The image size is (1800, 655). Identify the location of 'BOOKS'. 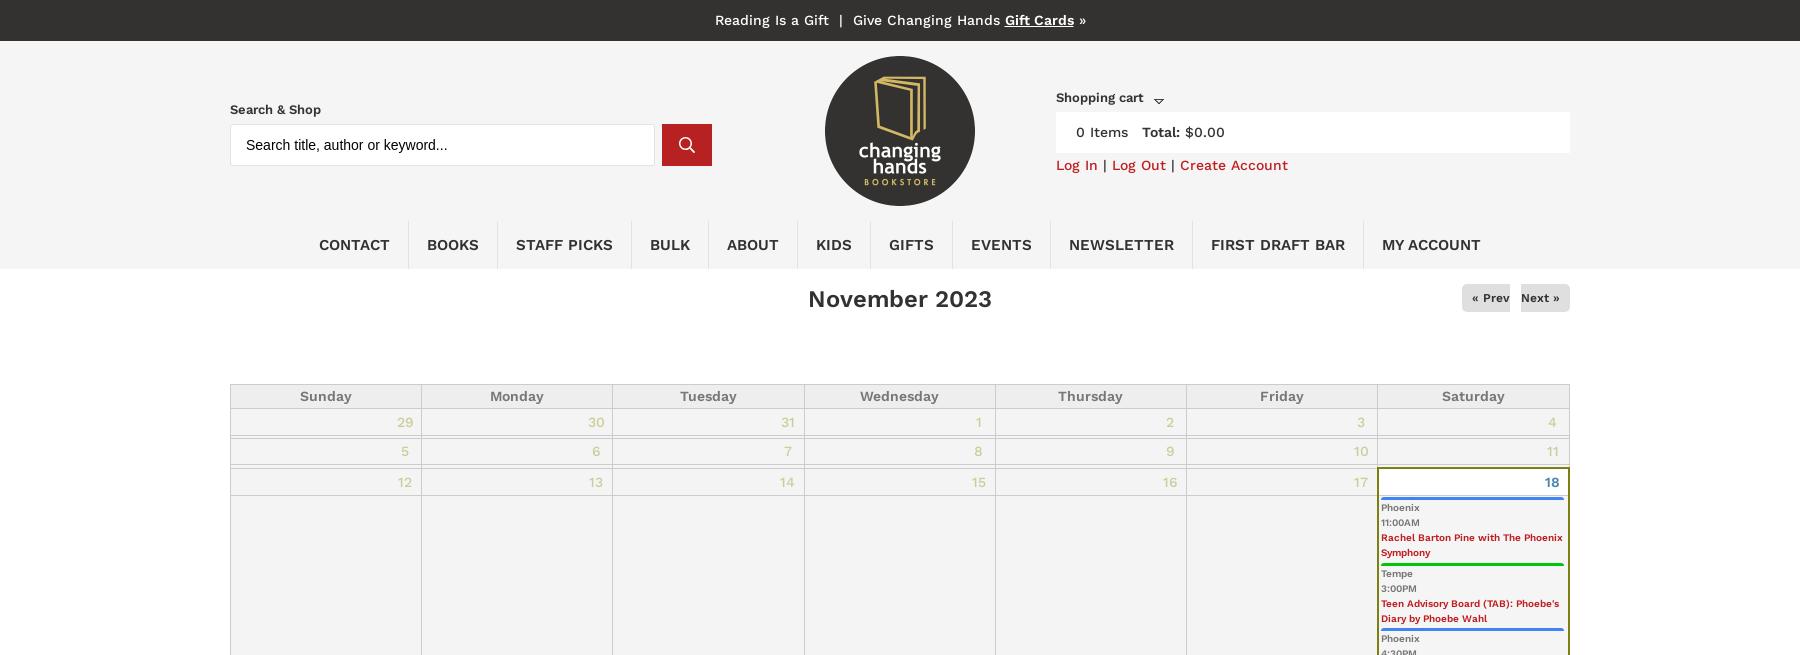
(452, 243).